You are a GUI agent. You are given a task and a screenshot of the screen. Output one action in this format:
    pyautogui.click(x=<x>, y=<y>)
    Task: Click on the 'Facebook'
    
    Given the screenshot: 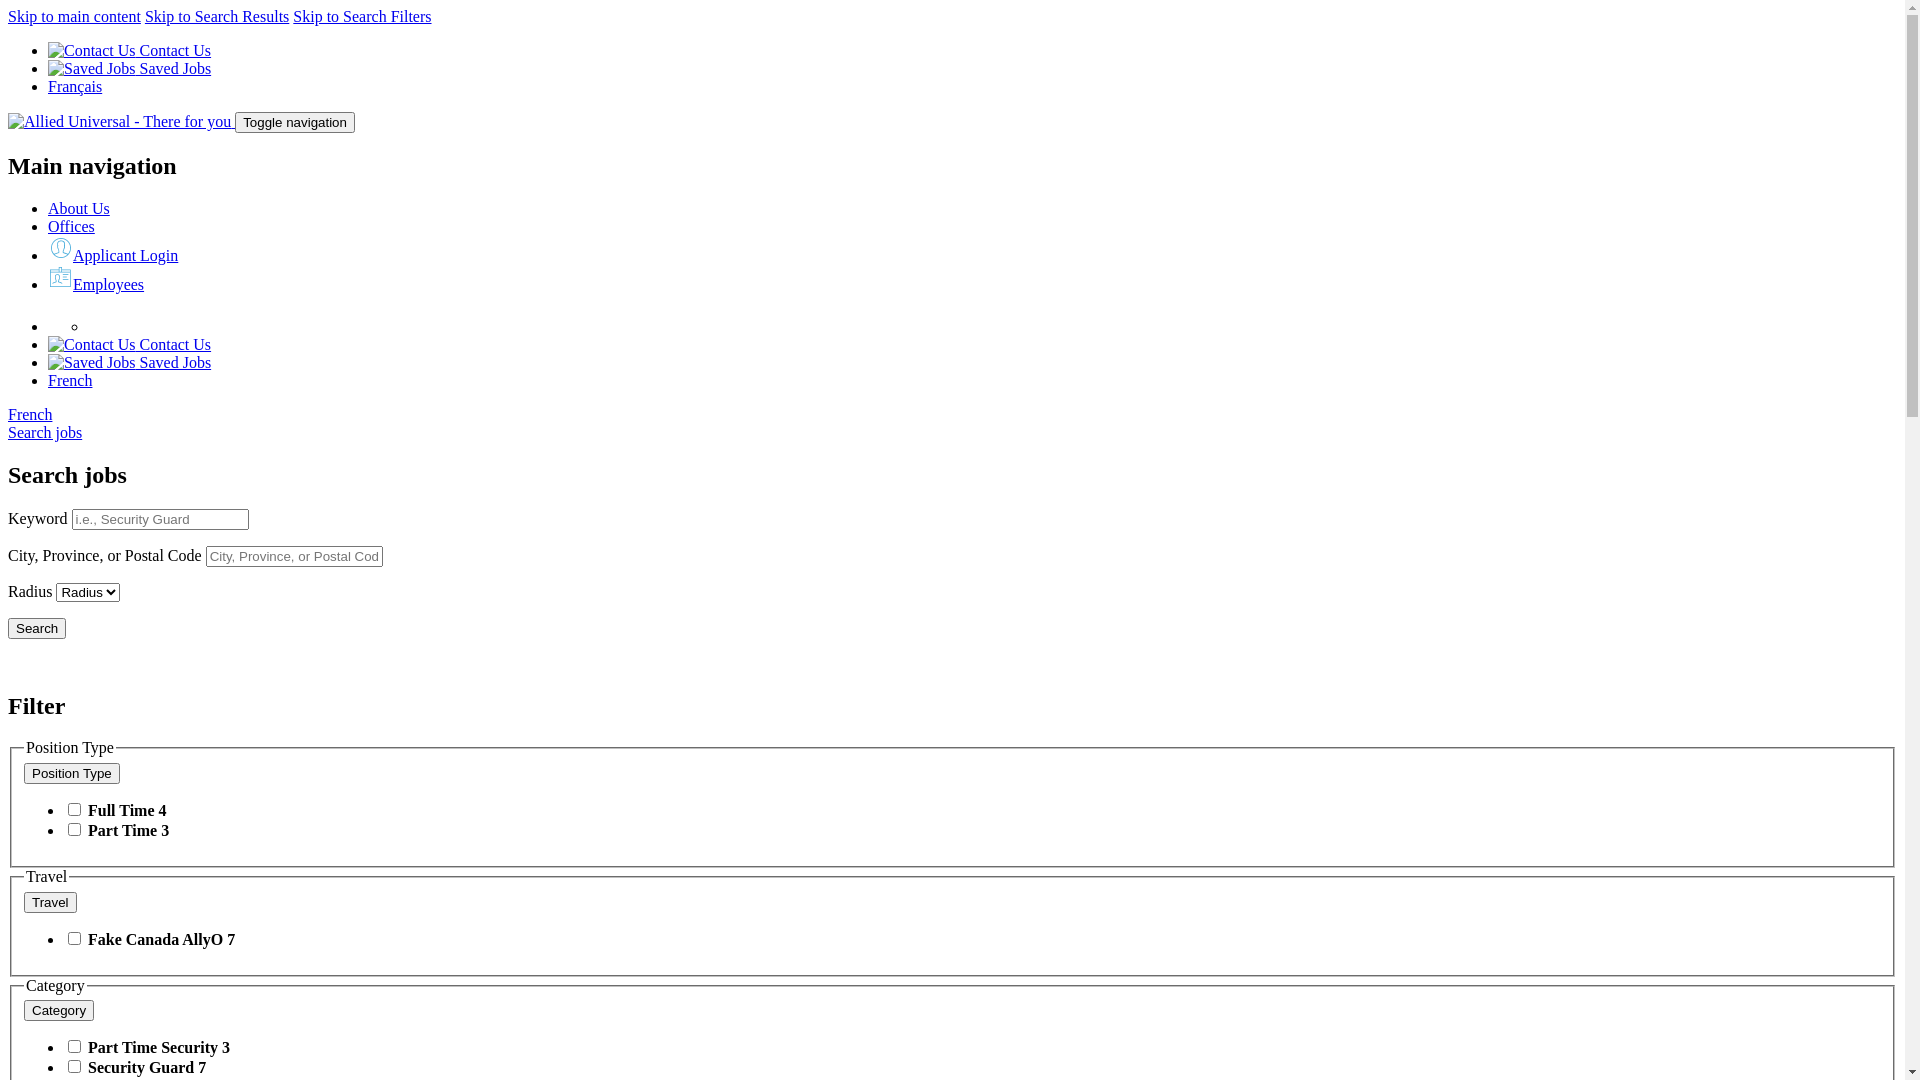 What is the action you would take?
    pyautogui.click(x=98, y=325)
    